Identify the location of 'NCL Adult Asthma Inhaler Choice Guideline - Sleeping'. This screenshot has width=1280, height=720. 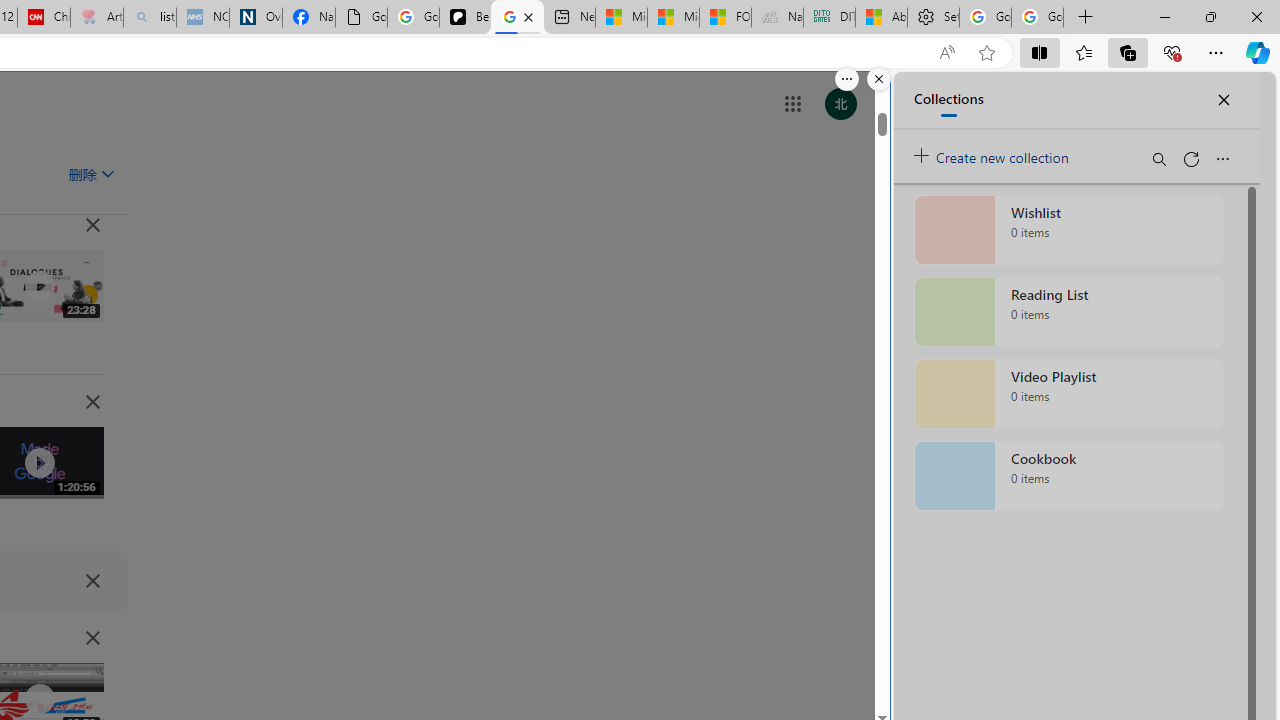
(202, 17).